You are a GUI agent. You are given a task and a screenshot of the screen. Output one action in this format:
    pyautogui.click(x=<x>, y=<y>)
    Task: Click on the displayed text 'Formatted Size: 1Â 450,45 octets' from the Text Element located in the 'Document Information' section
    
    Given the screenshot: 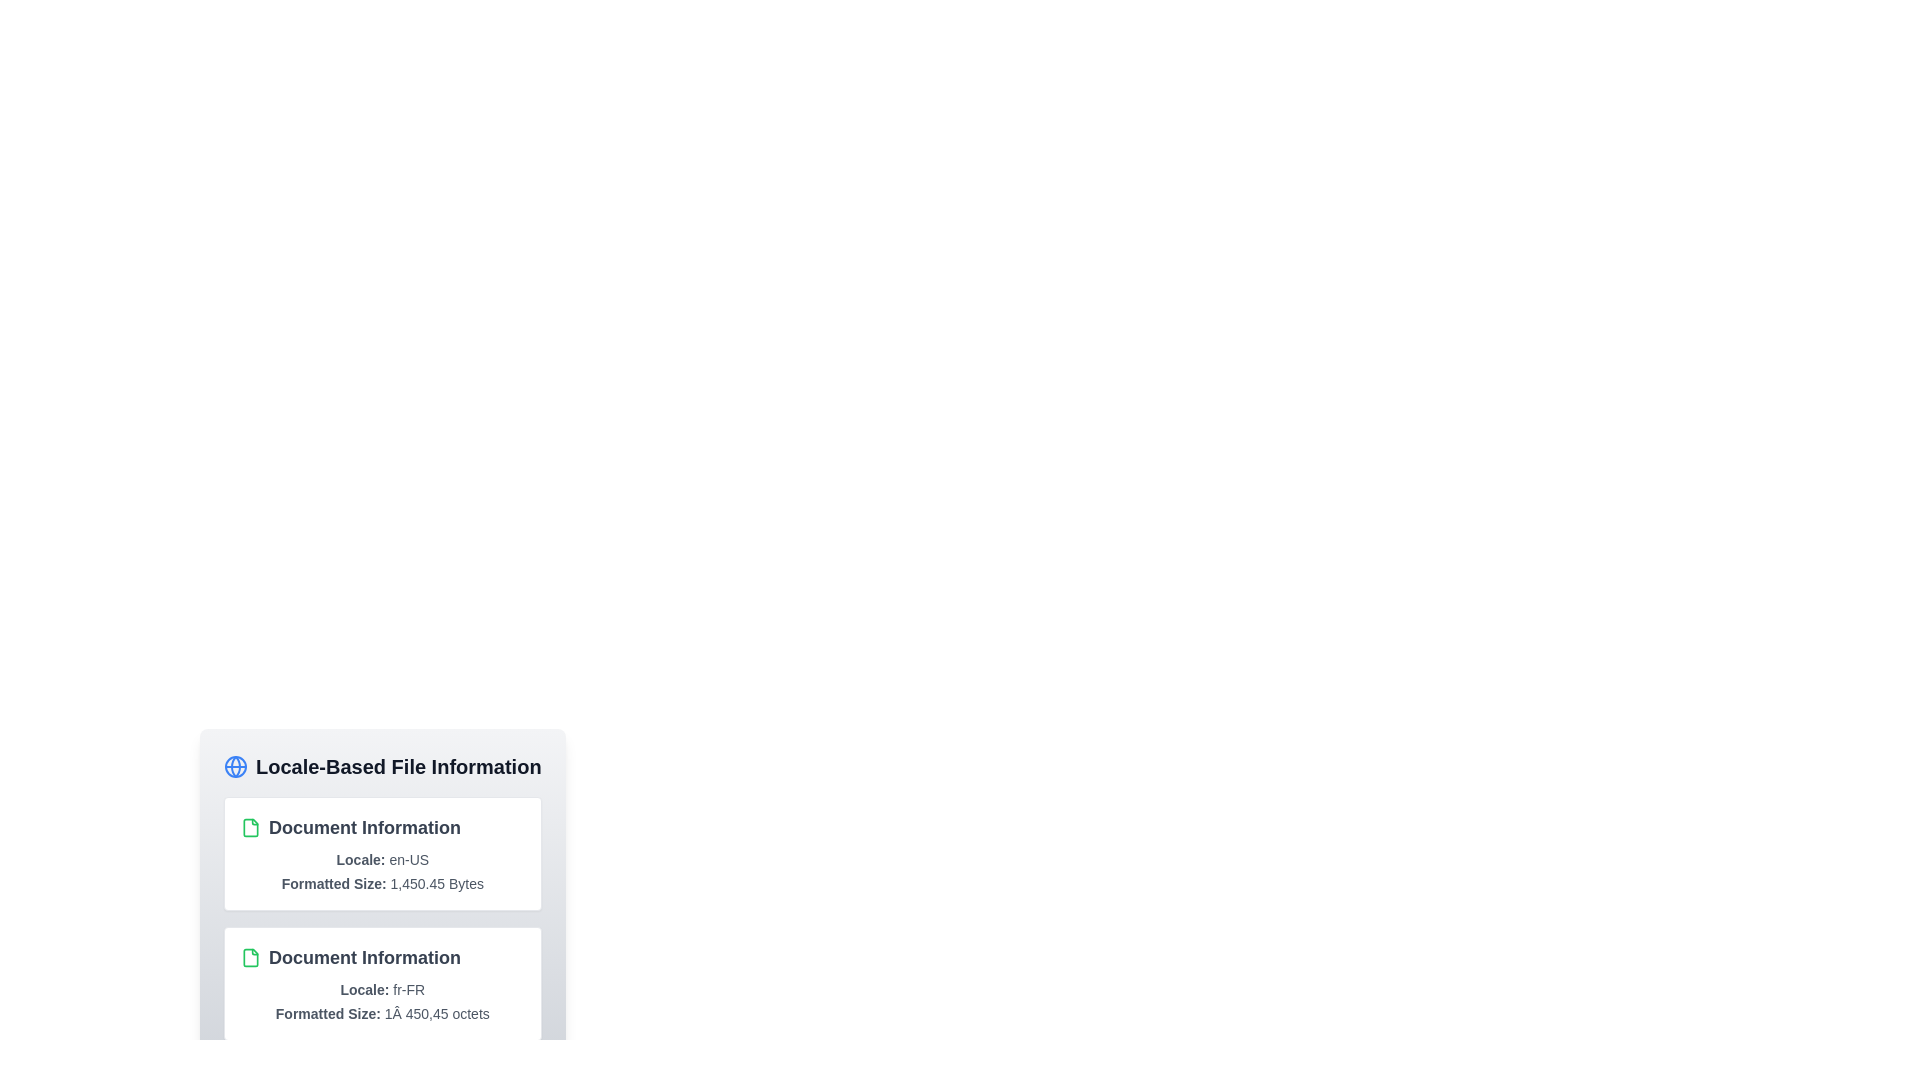 What is the action you would take?
    pyautogui.click(x=382, y=1014)
    